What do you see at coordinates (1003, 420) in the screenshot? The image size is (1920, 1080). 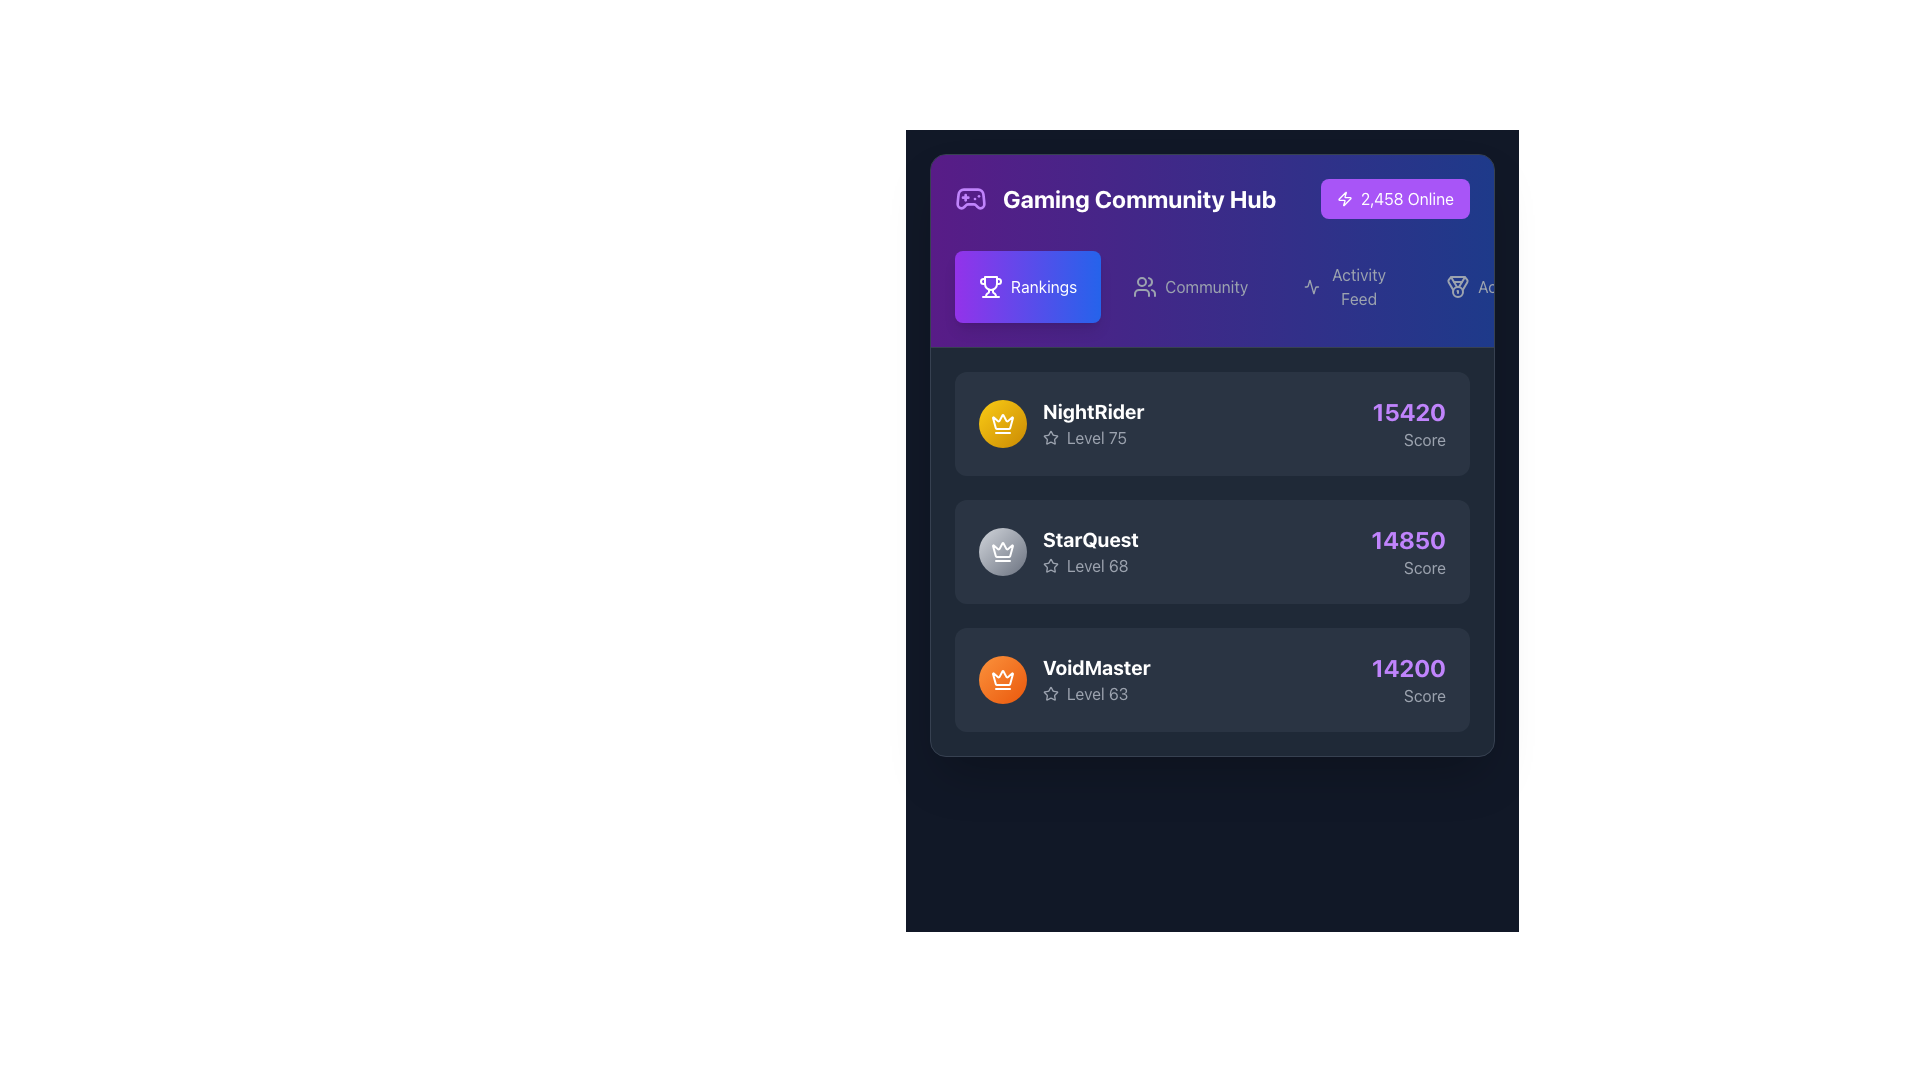 I see `the crown icon indicating the top-ranked user in the leaderboard next to the username 'NightRider'` at bounding box center [1003, 420].